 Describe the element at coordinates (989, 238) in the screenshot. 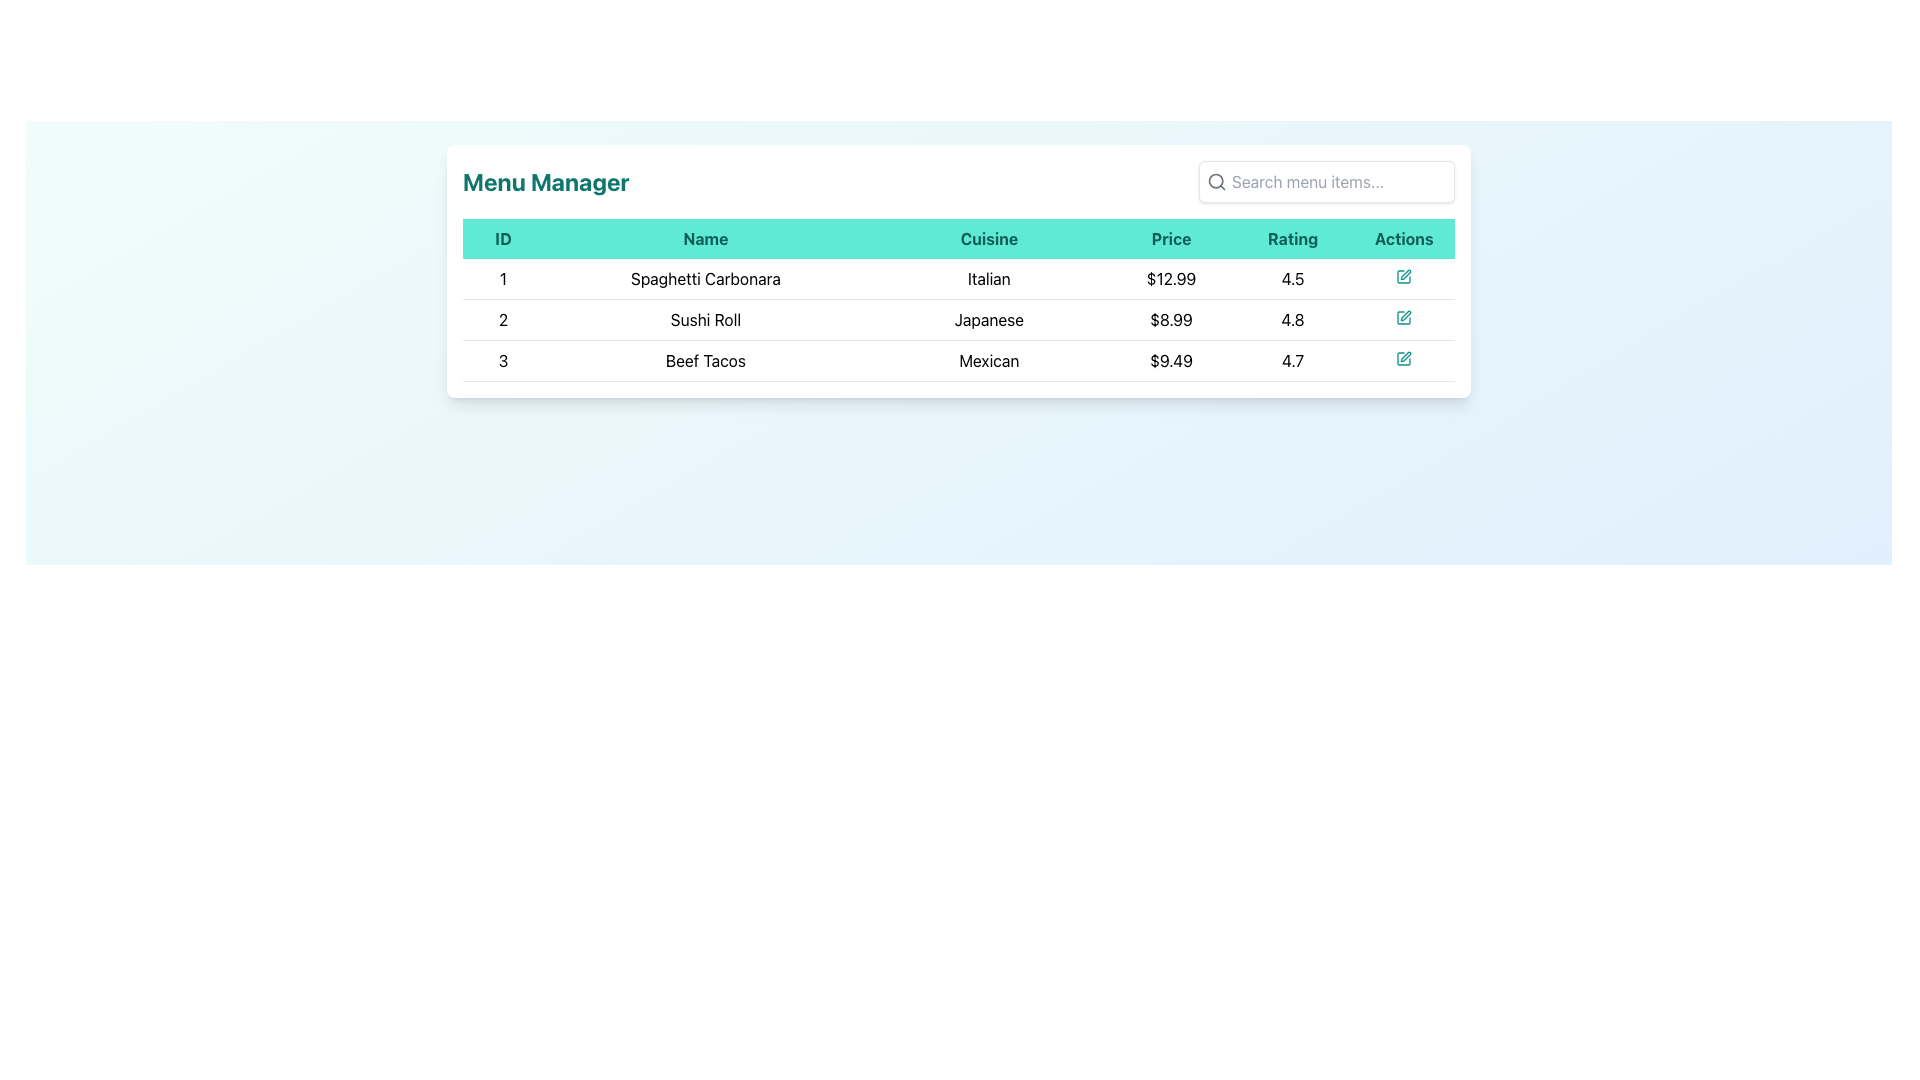

I see `the 'Cuisine' header label, which is a bold black text on a teal-green background, centrally aligned in the column headers section of a table-like structure` at that location.